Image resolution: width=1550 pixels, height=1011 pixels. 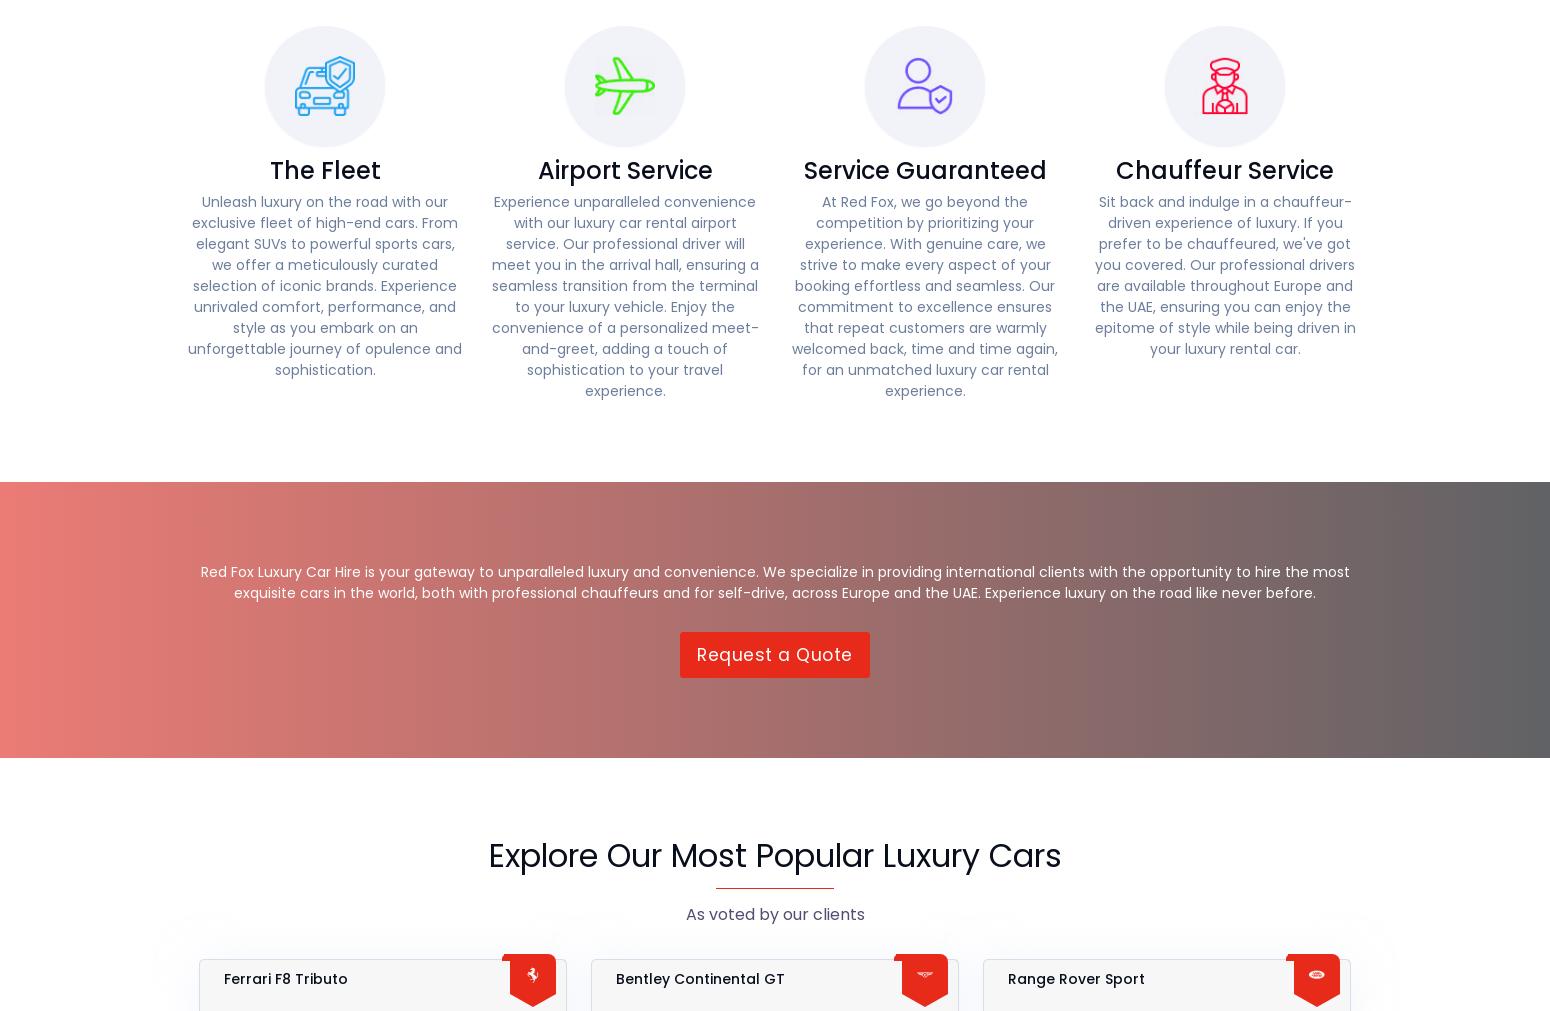 I want to click on 'Experience unparalleled convenience with our luxury car rental airport service. Our professional driver will meet you in the arrival hall, ensuring a seamless transition from the terminal to your luxury vehicle. Enjoy the convenience of a personalized meet-and-greet, adding a touch of sophistication to your travel experience.', so click(x=490, y=295).